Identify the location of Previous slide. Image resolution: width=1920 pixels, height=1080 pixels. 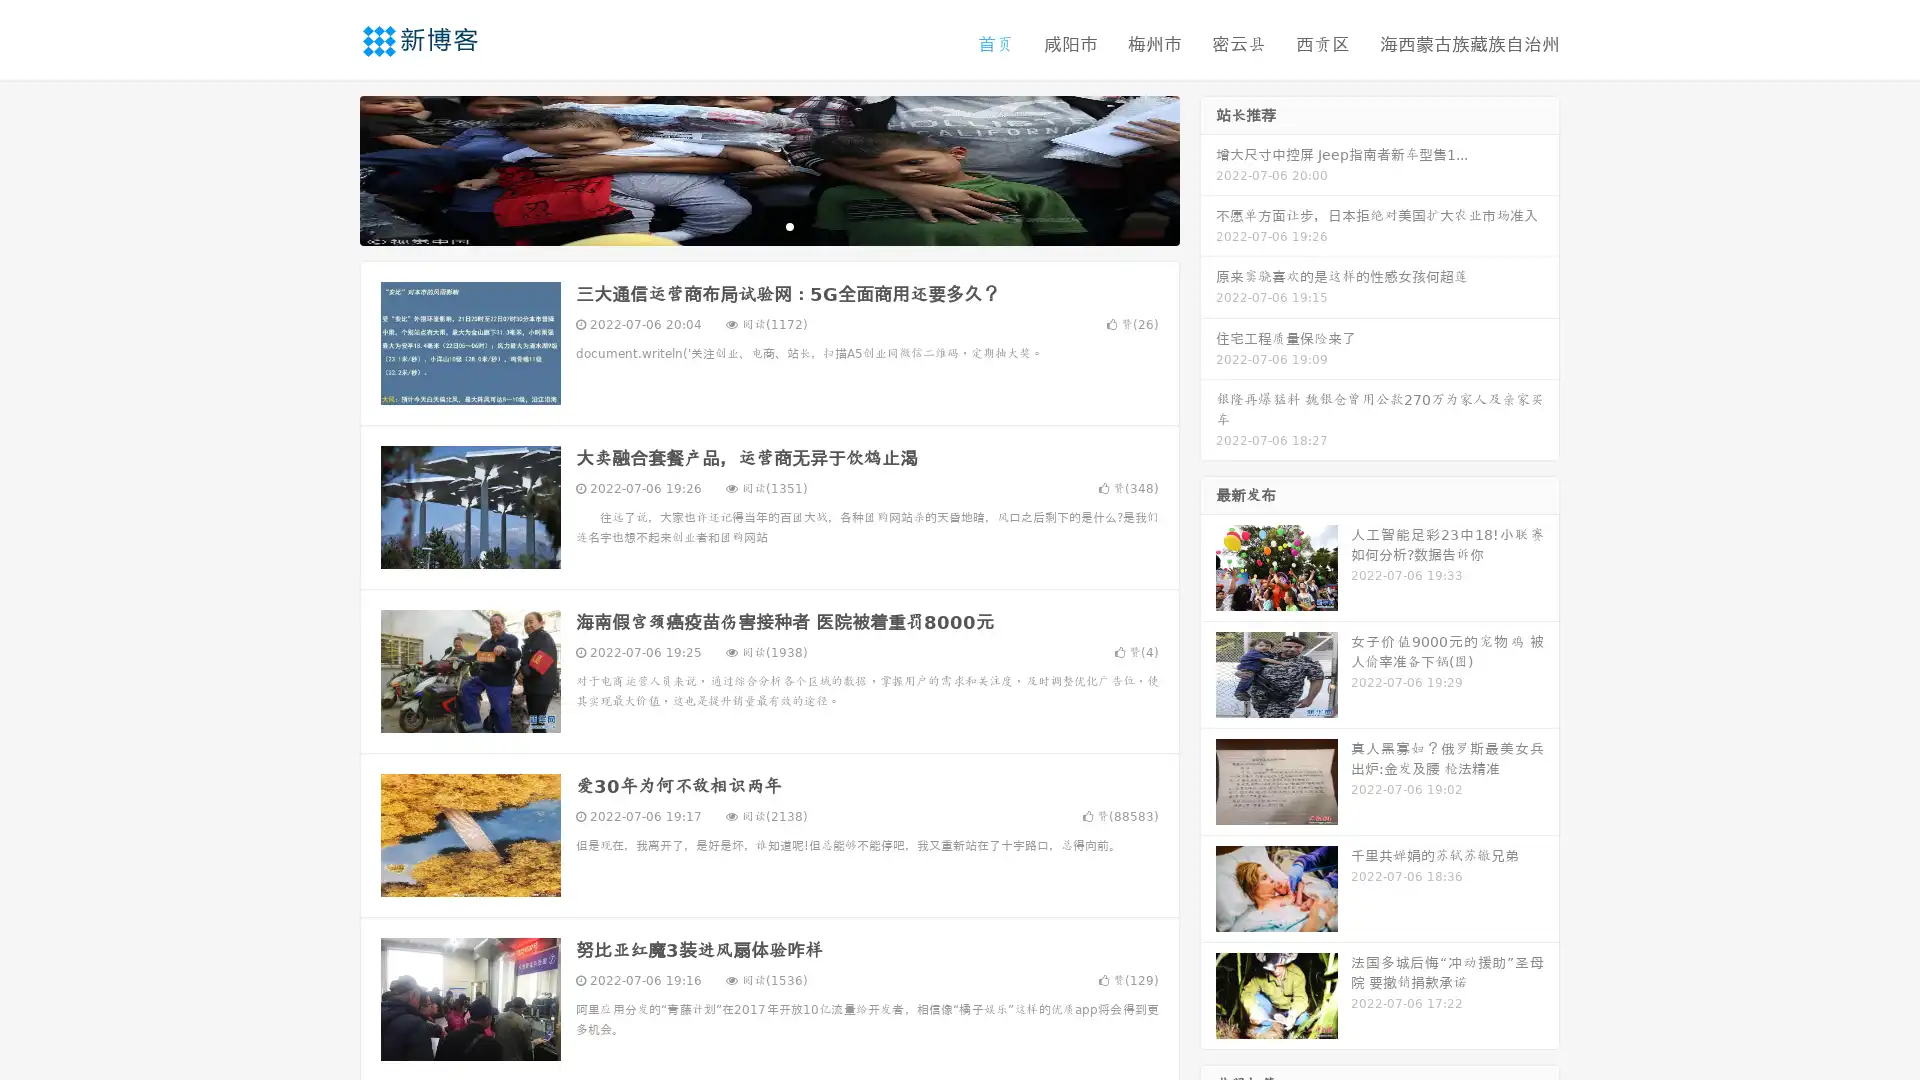
(330, 168).